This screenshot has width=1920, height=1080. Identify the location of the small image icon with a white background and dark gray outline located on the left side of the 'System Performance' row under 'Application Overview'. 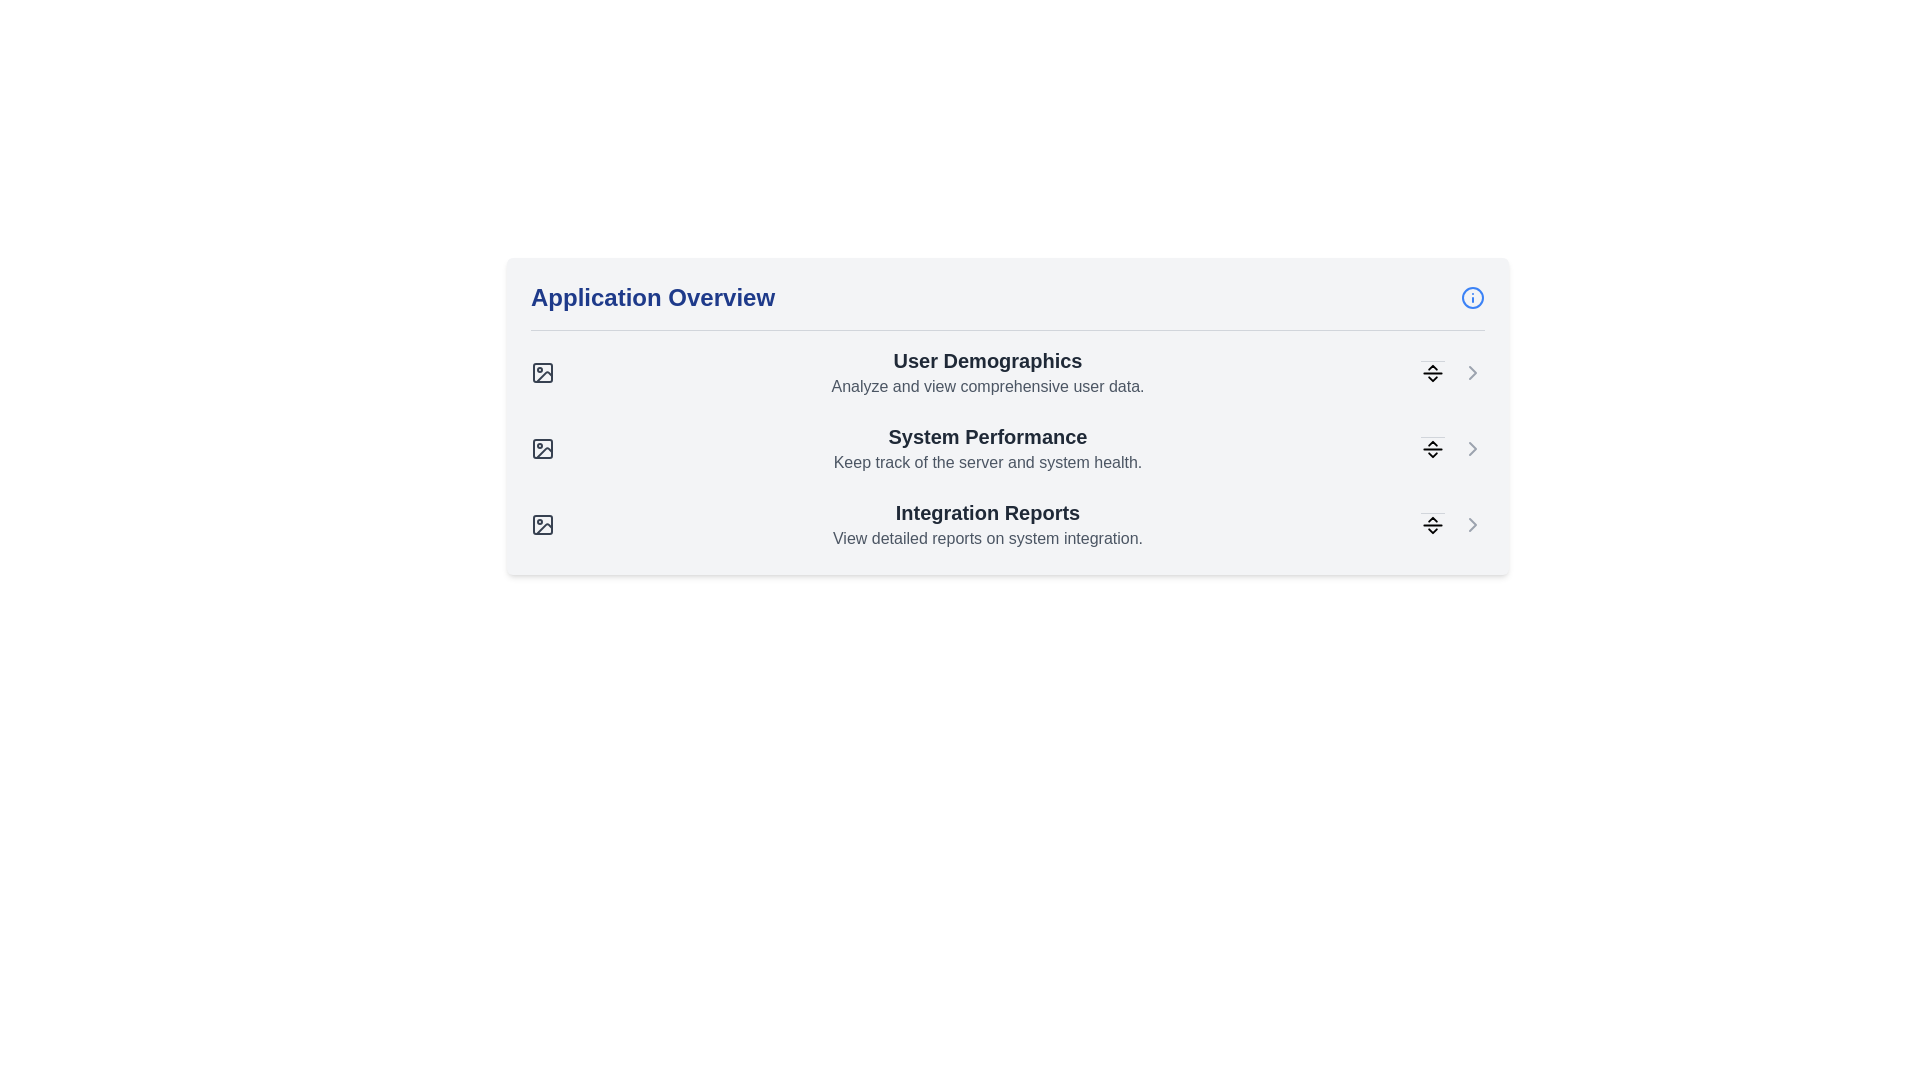
(542, 447).